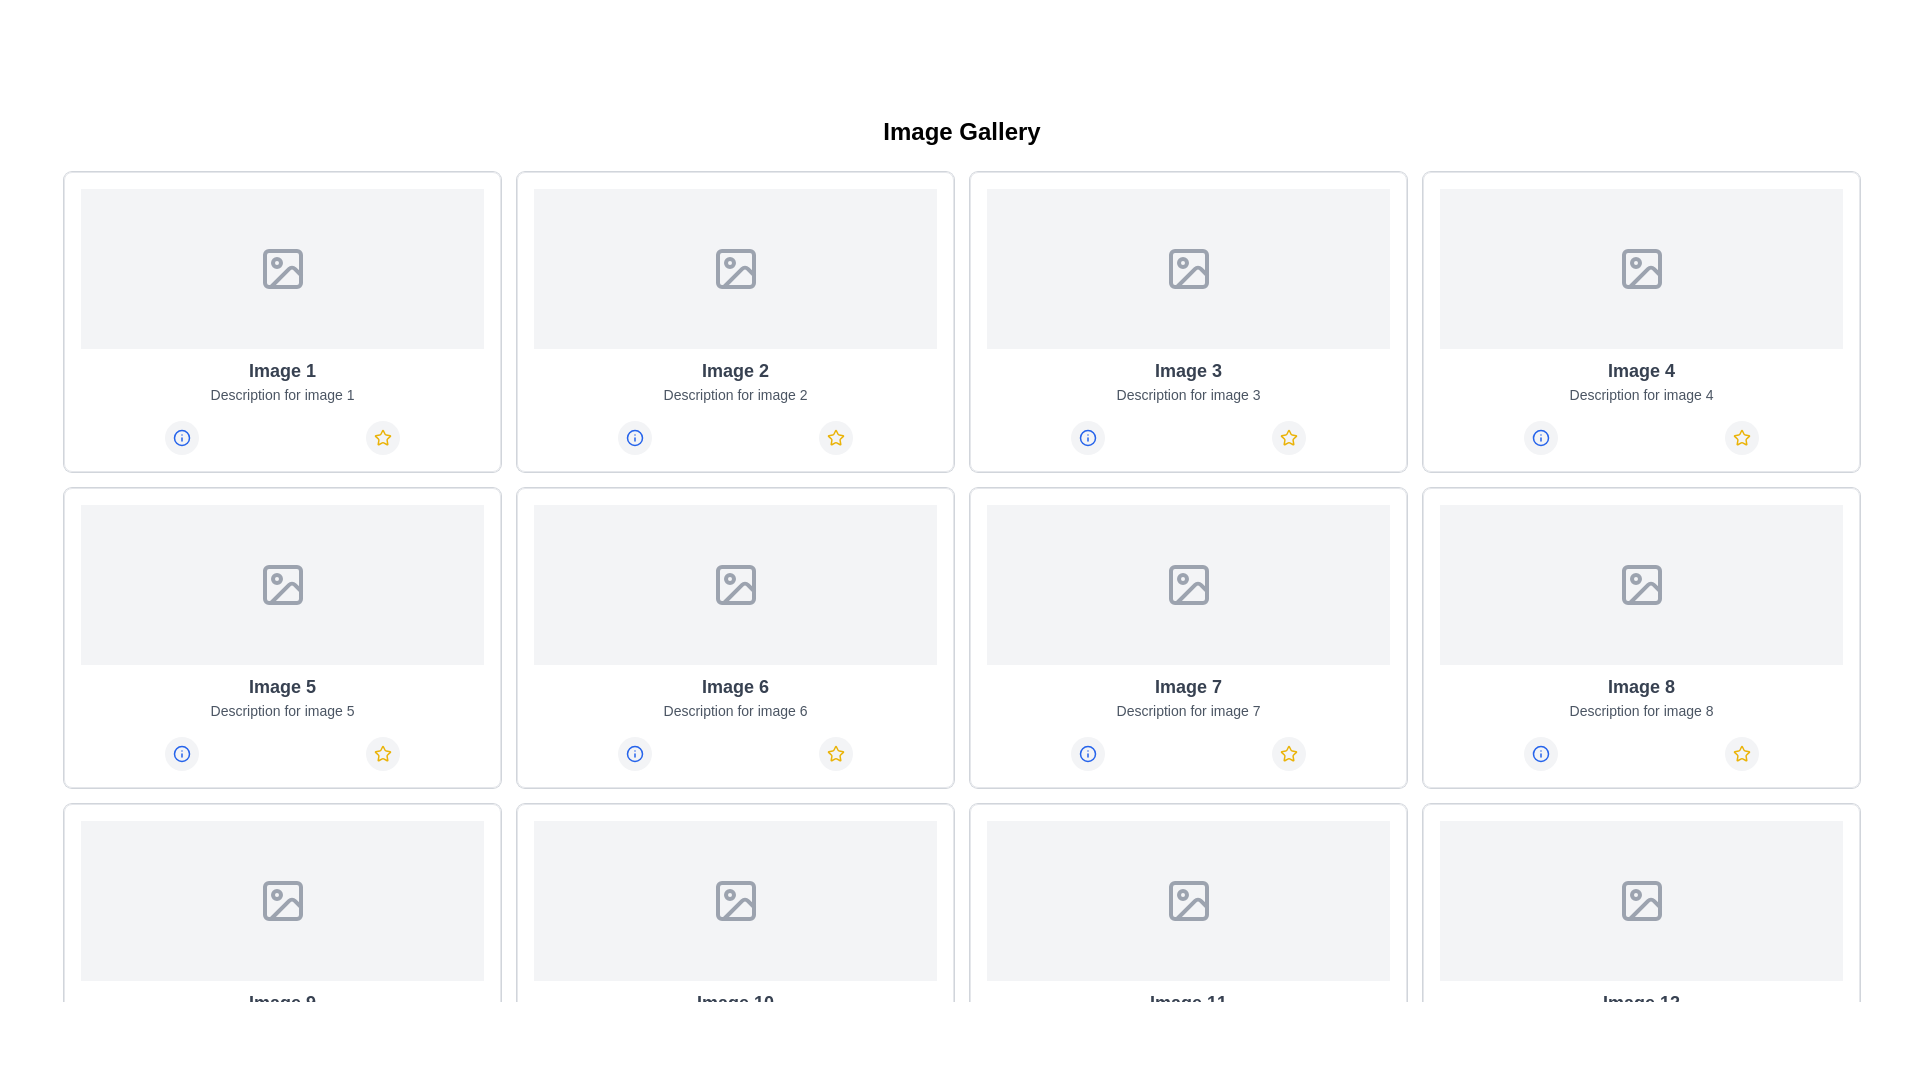  I want to click on the central circular part of the 'info' icon located at the bottom-left corner of the card for 'Image 8', so click(1539, 753).